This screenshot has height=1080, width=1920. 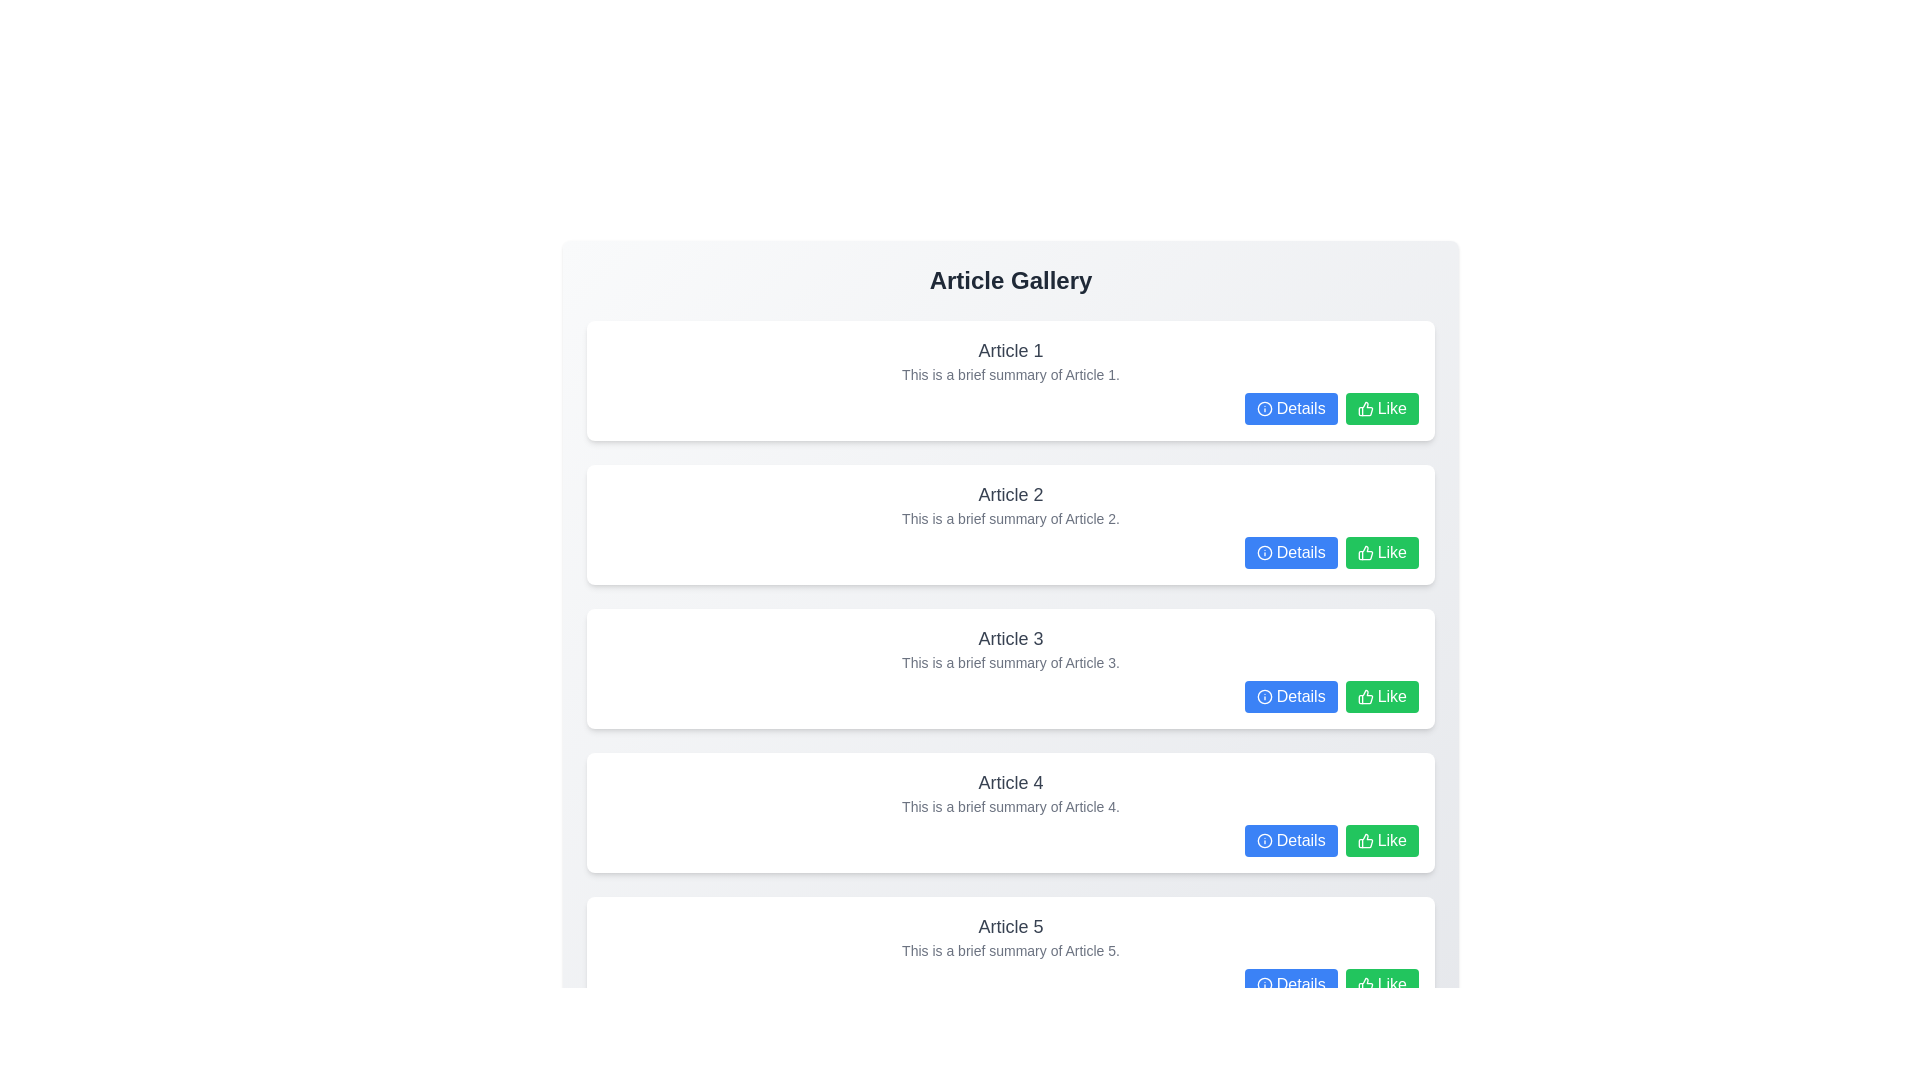 What do you see at coordinates (1364, 696) in the screenshot?
I see `the thumbs-up icon with a green background adjacent to the text 'Like' in the button for 'Article 4' to give a like` at bounding box center [1364, 696].